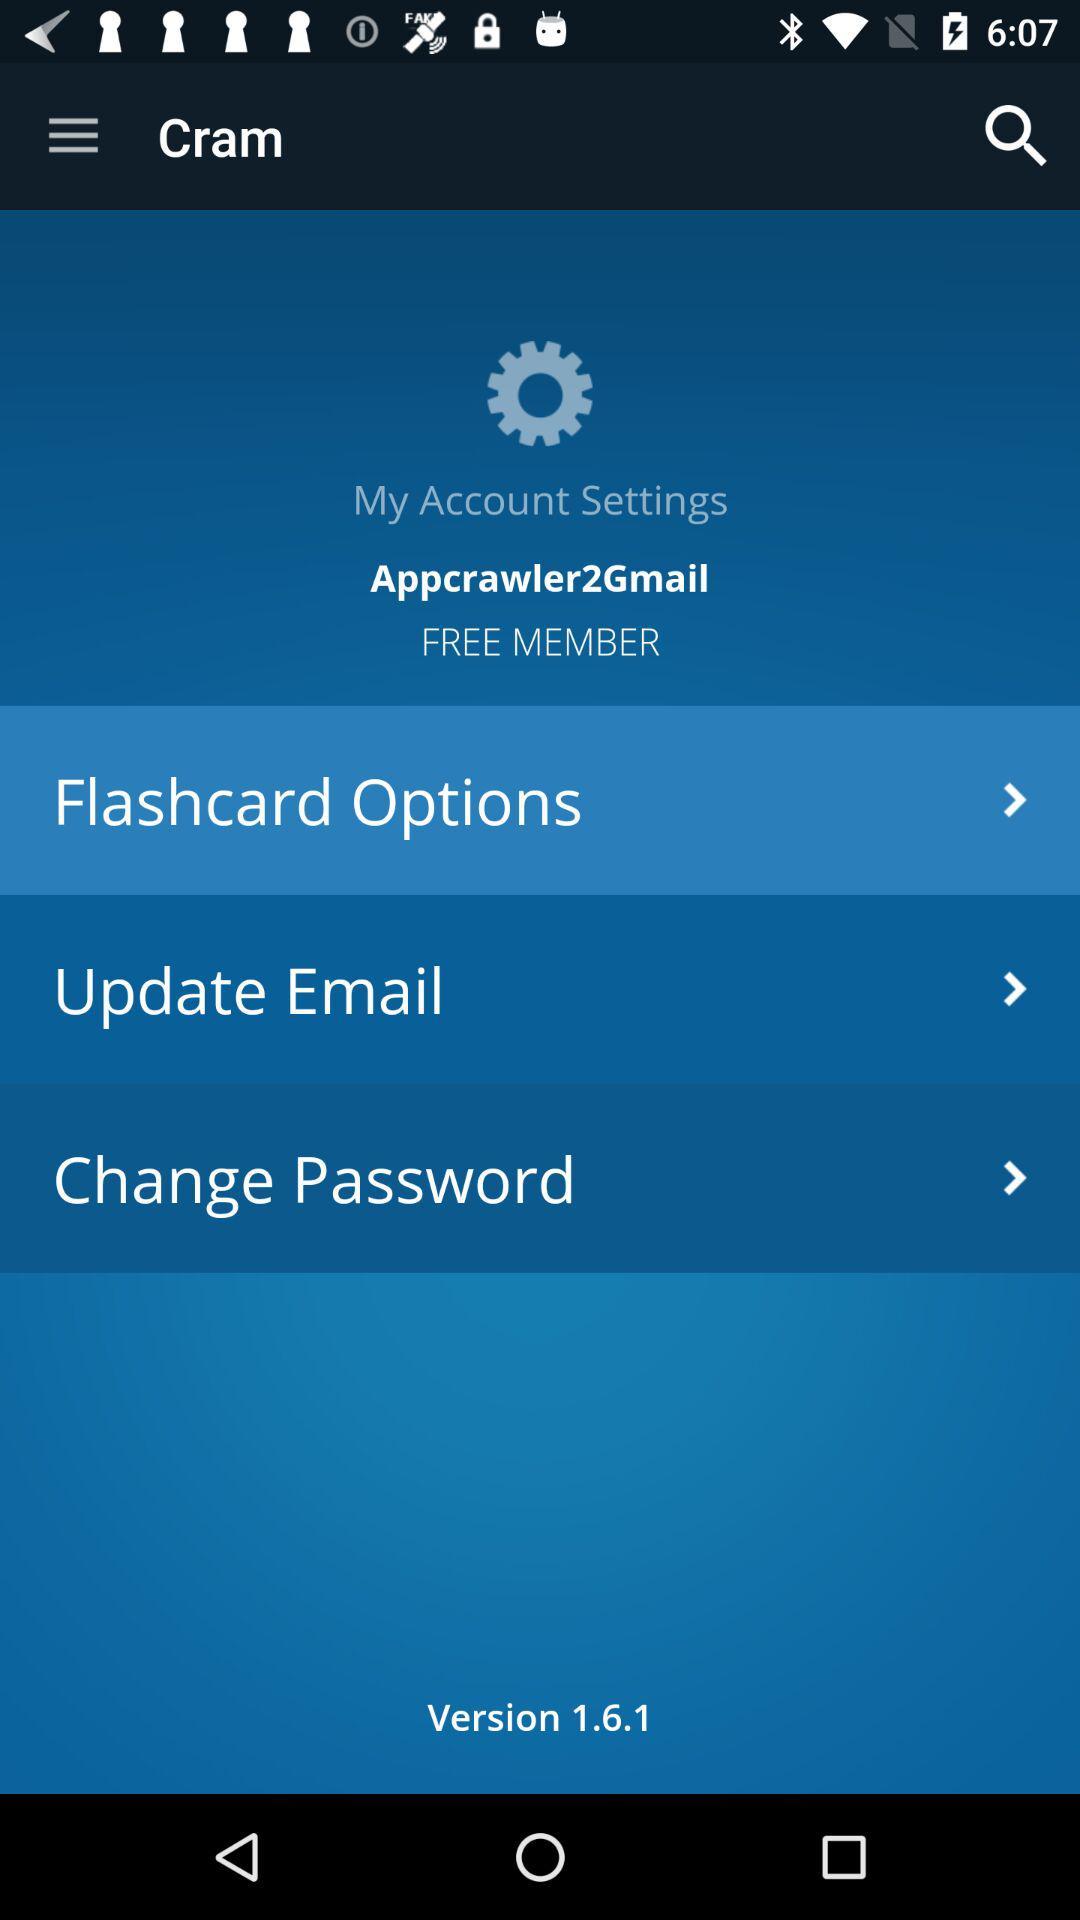  What do you see at coordinates (1017, 135) in the screenshot?
I see `the app next to cram item` at bounding box center [1017, 135].